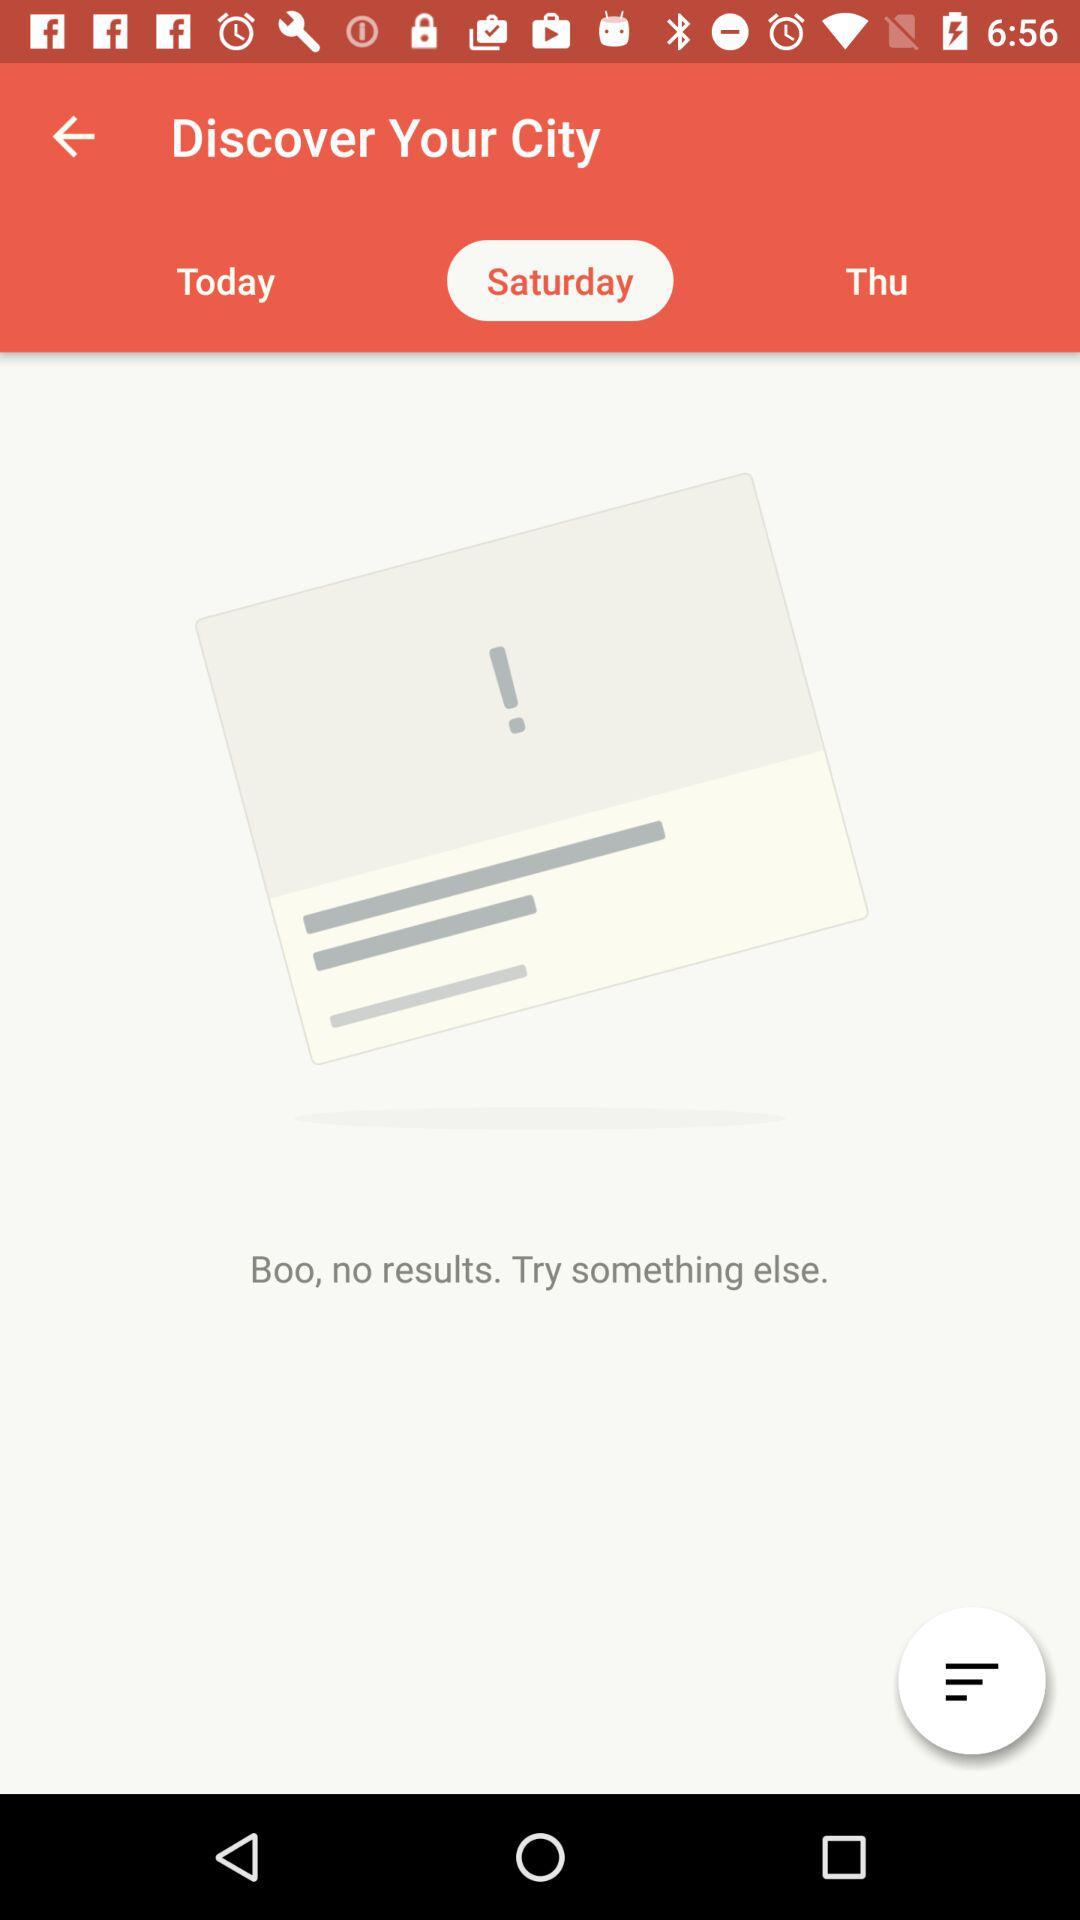  What do you see at coordinates (72, 135) in the screenshot?
I see `icon to the left of the  discover your city app` at bounding box center [72, 135].